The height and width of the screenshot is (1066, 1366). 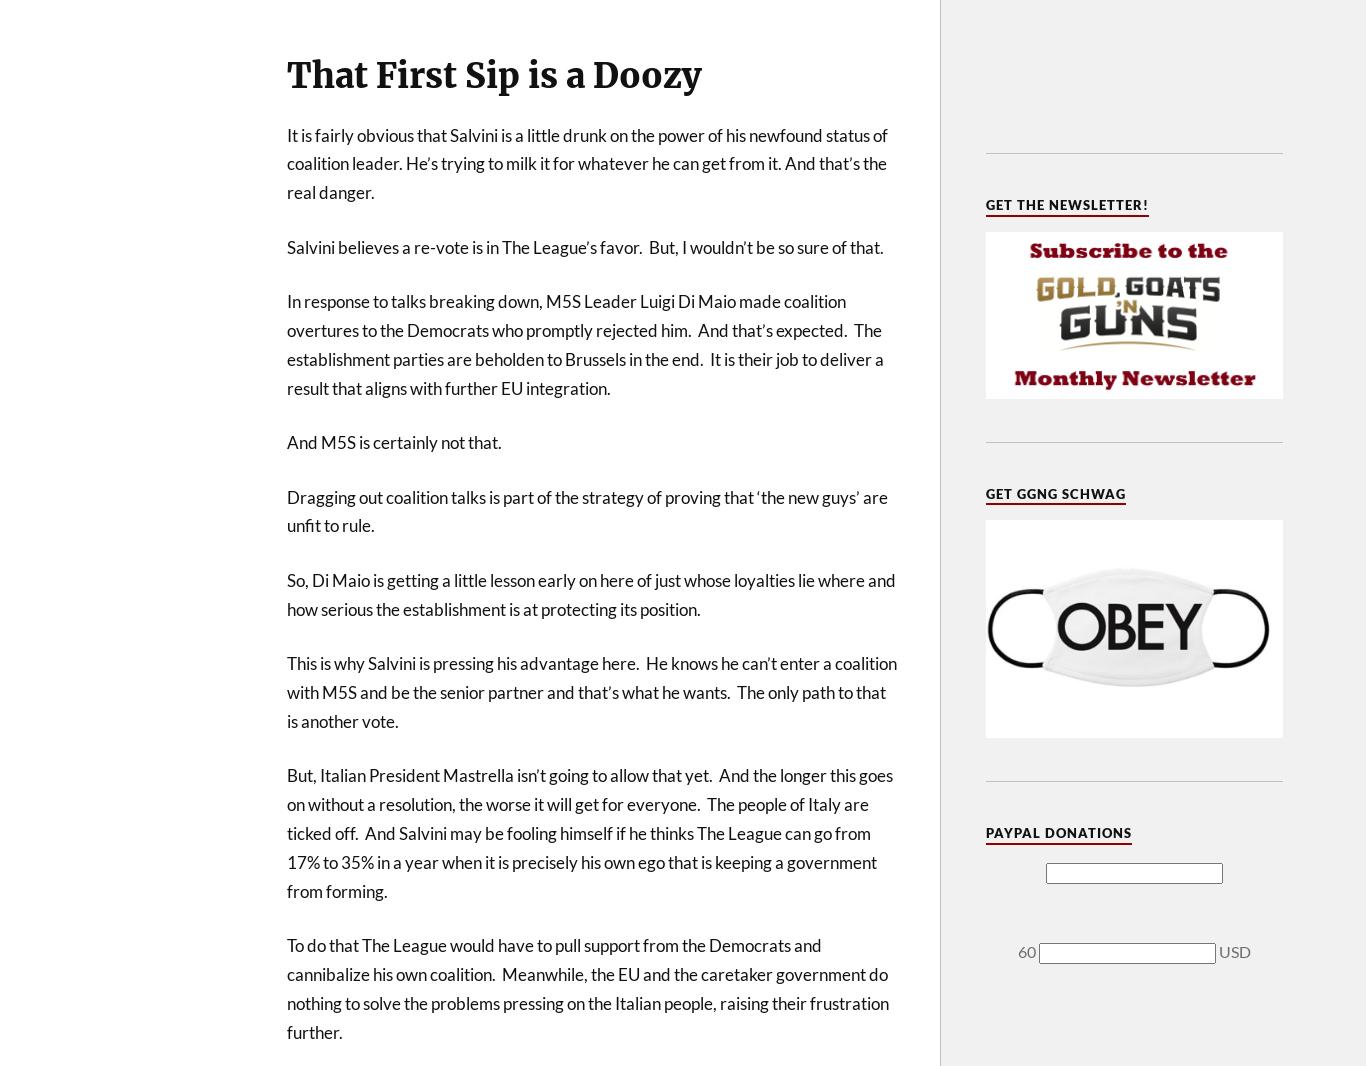 I want to click on 'Salvini believes a re-vote is in The League’s favor.  But, I wouldn’t be so sure of that.', so click(x=584, y=245).